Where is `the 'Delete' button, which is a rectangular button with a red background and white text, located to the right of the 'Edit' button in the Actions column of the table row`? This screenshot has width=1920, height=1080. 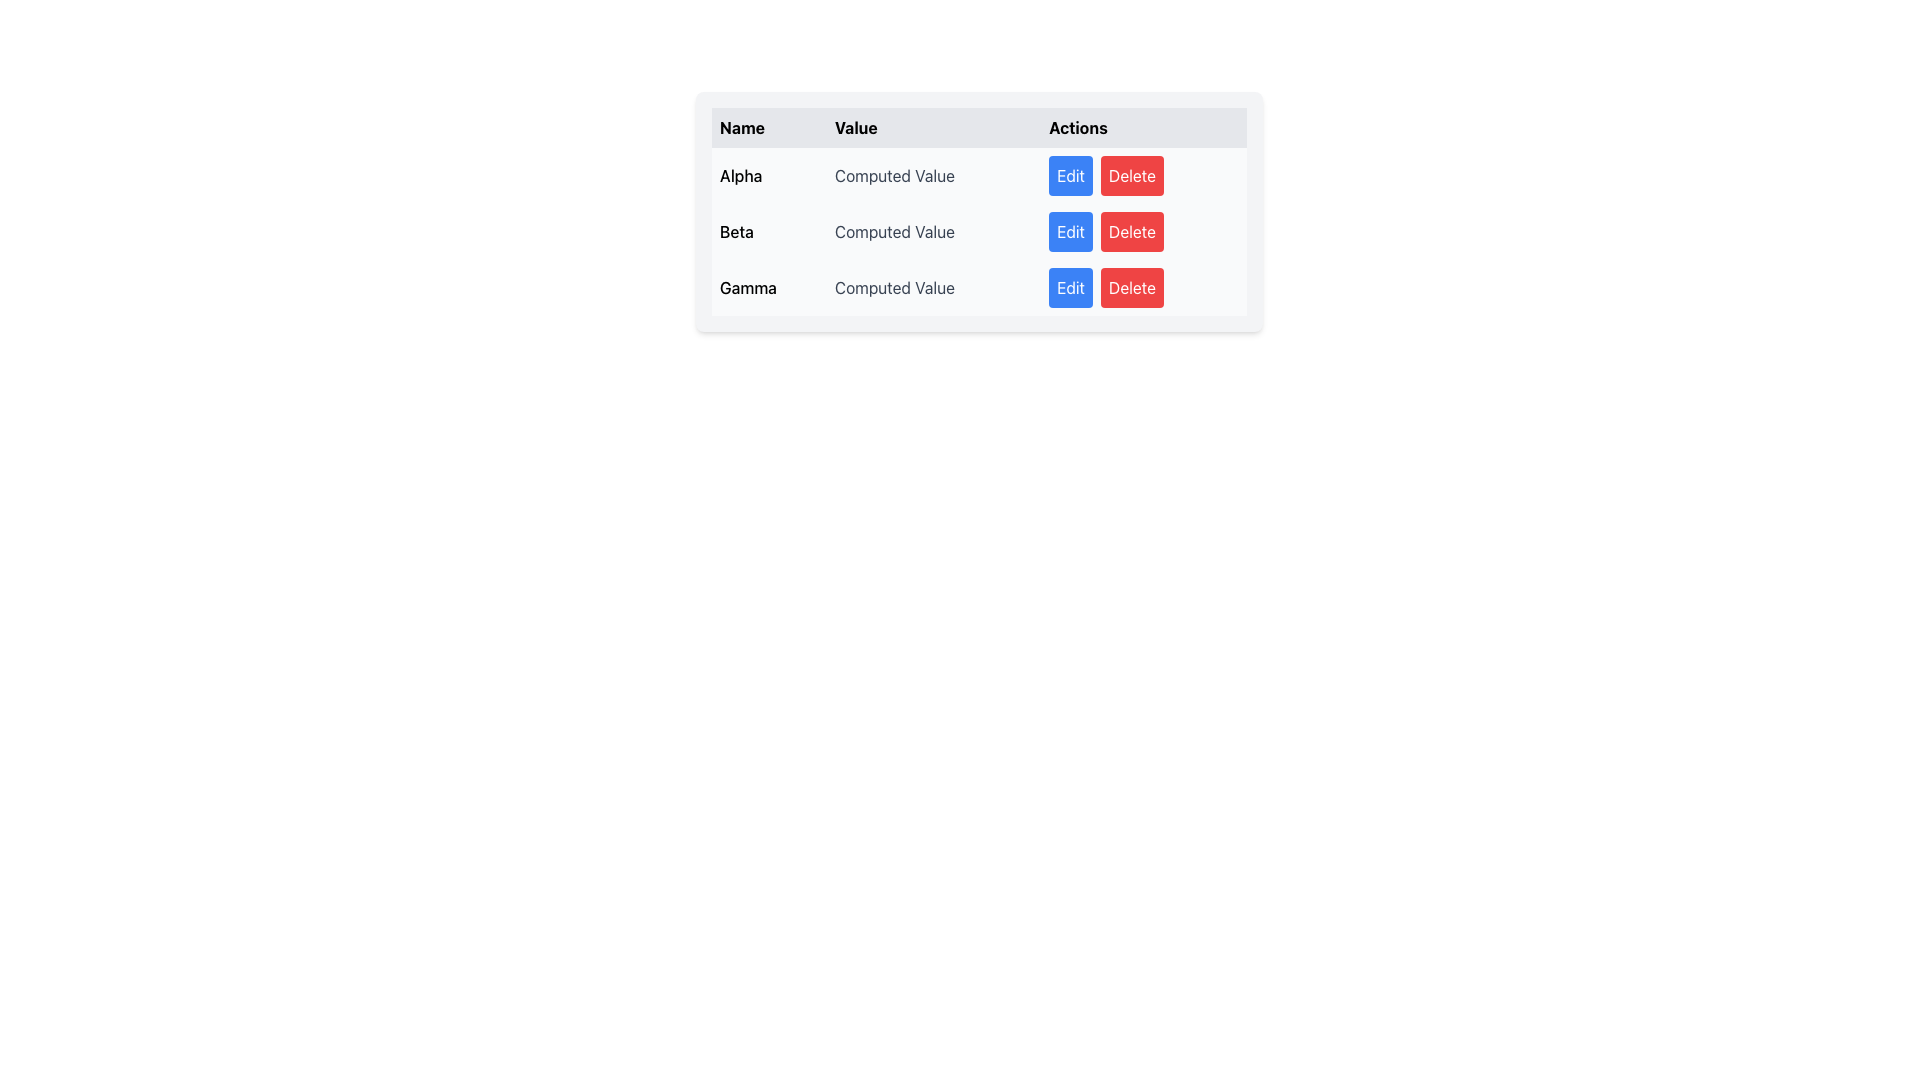 the 'Delete' button, which is a rectangular button with a red background and white text, located to the right of the 'Edit' button in the Actions column of the table row is located at coordinates (1132, 175).